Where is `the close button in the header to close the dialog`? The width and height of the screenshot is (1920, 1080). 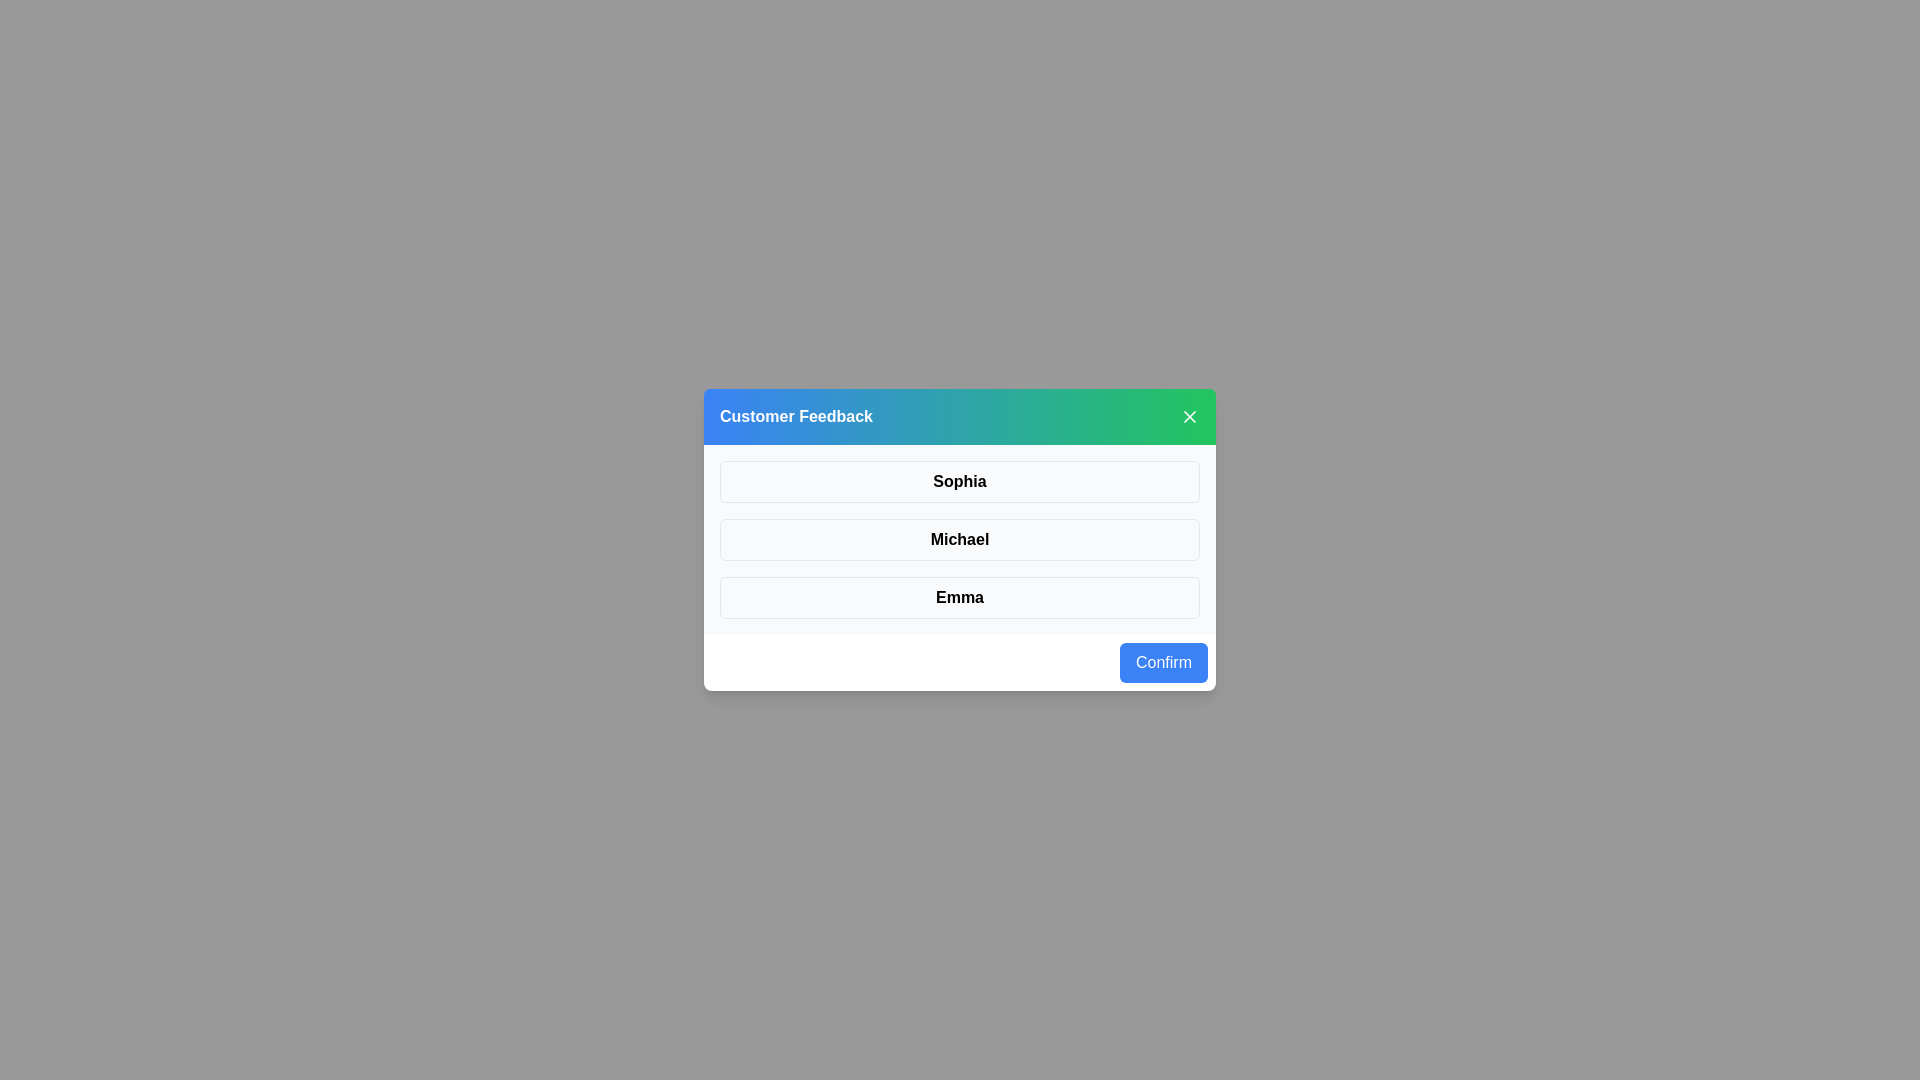 the close button in the header to close the dialog is located at coordinates (1190, 415).